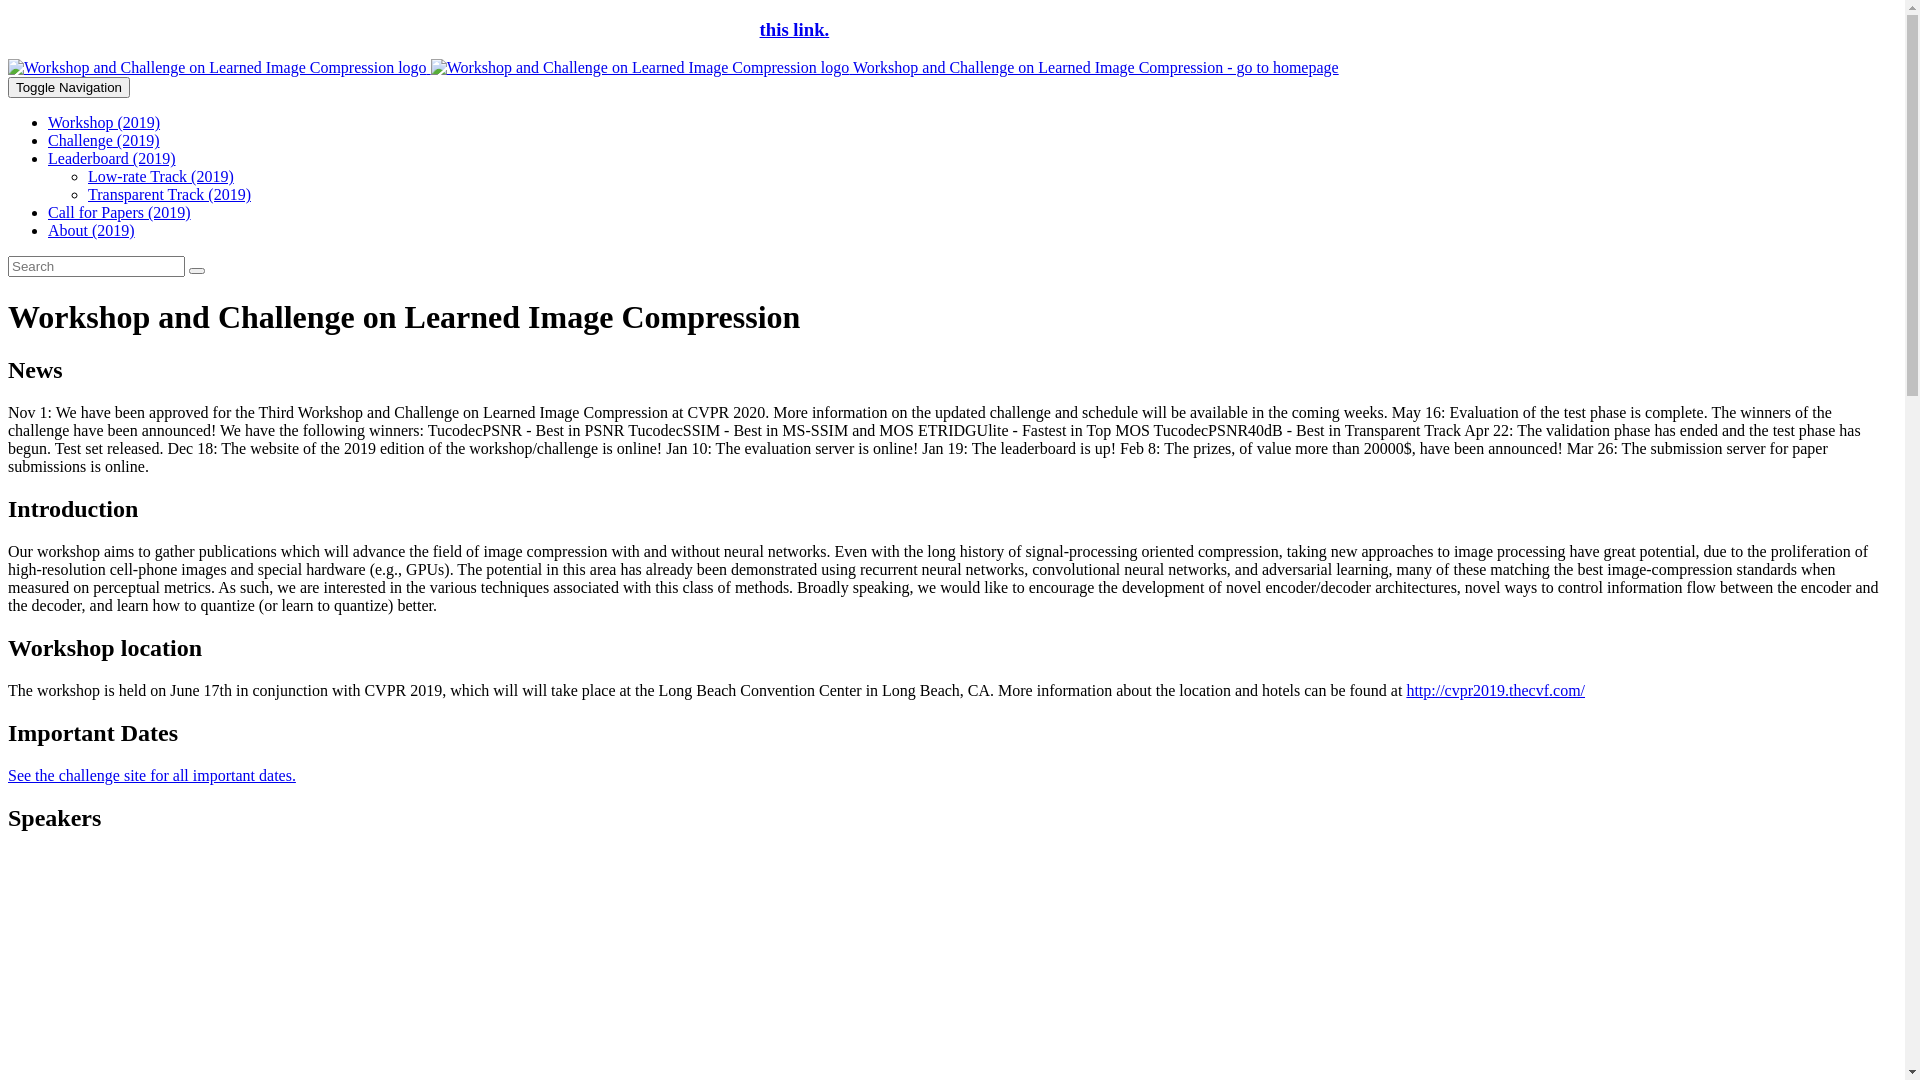  I want to click on 'http://cvpr2019.thecvf.com/', so click(1495, 689).